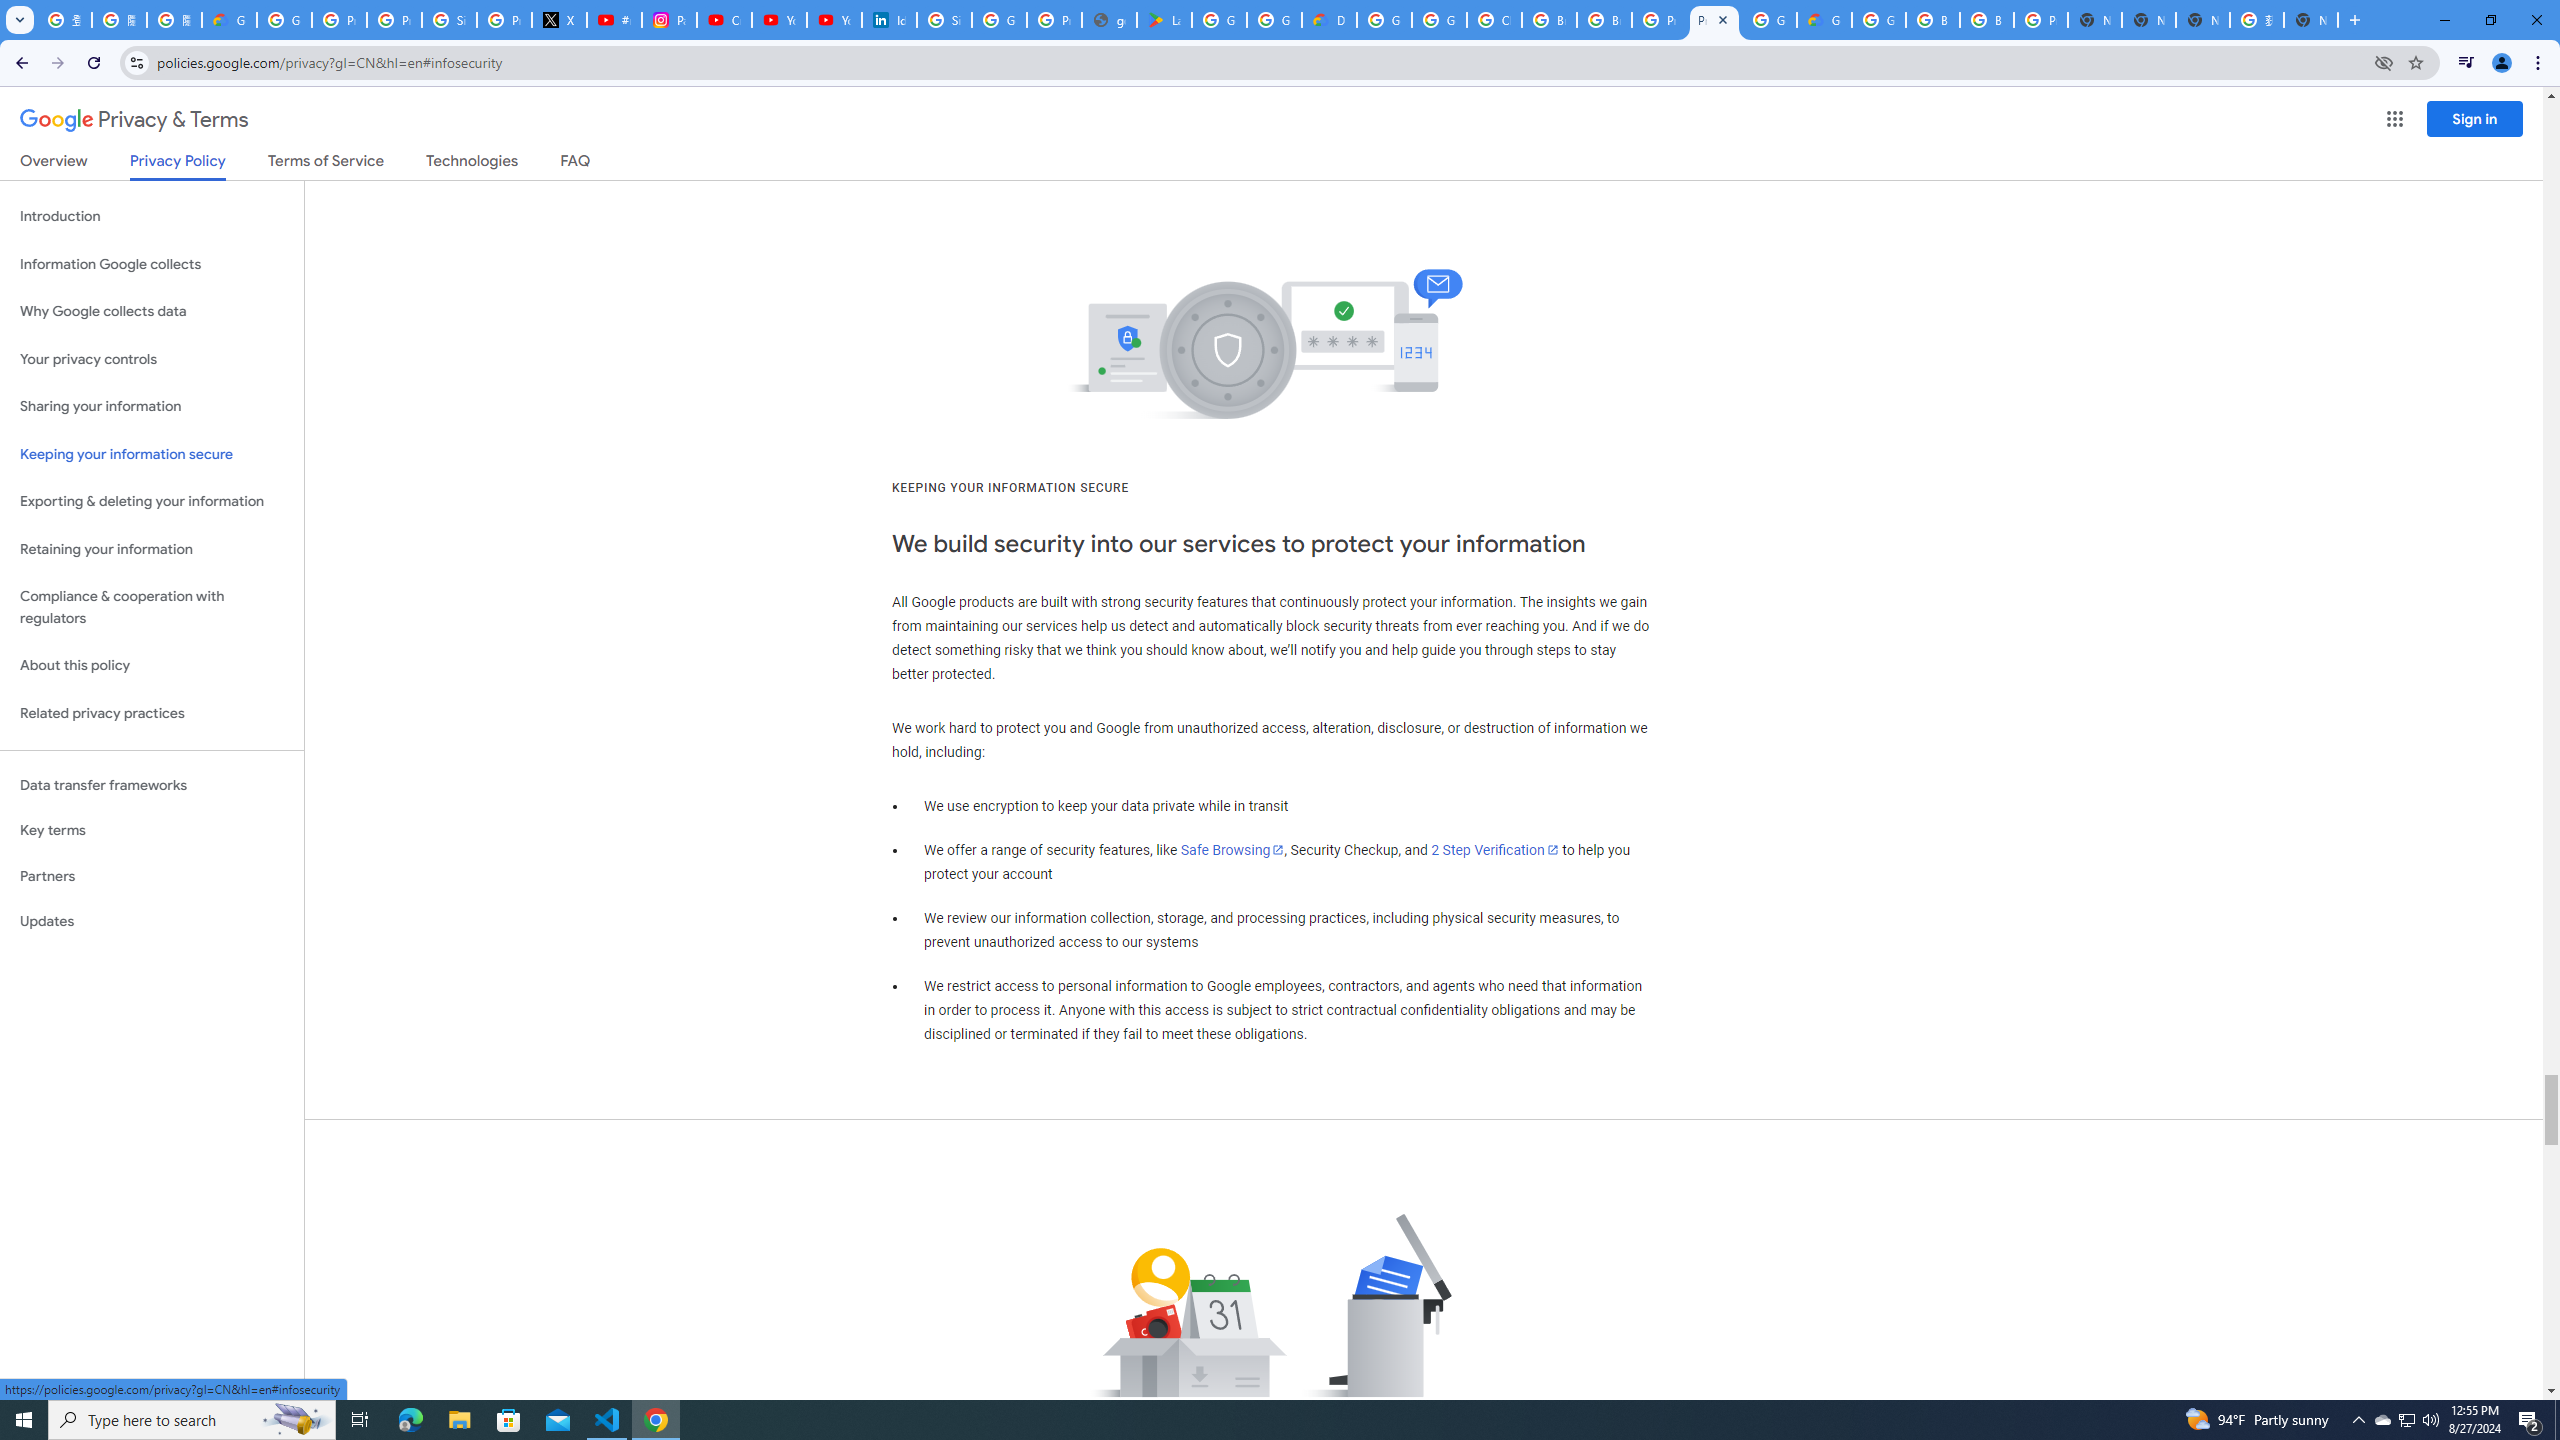  What do you see at coordinates (1231, 850) in the screenshot?
I see `'Safe Browsing'` at bounding box center [1231, 850].